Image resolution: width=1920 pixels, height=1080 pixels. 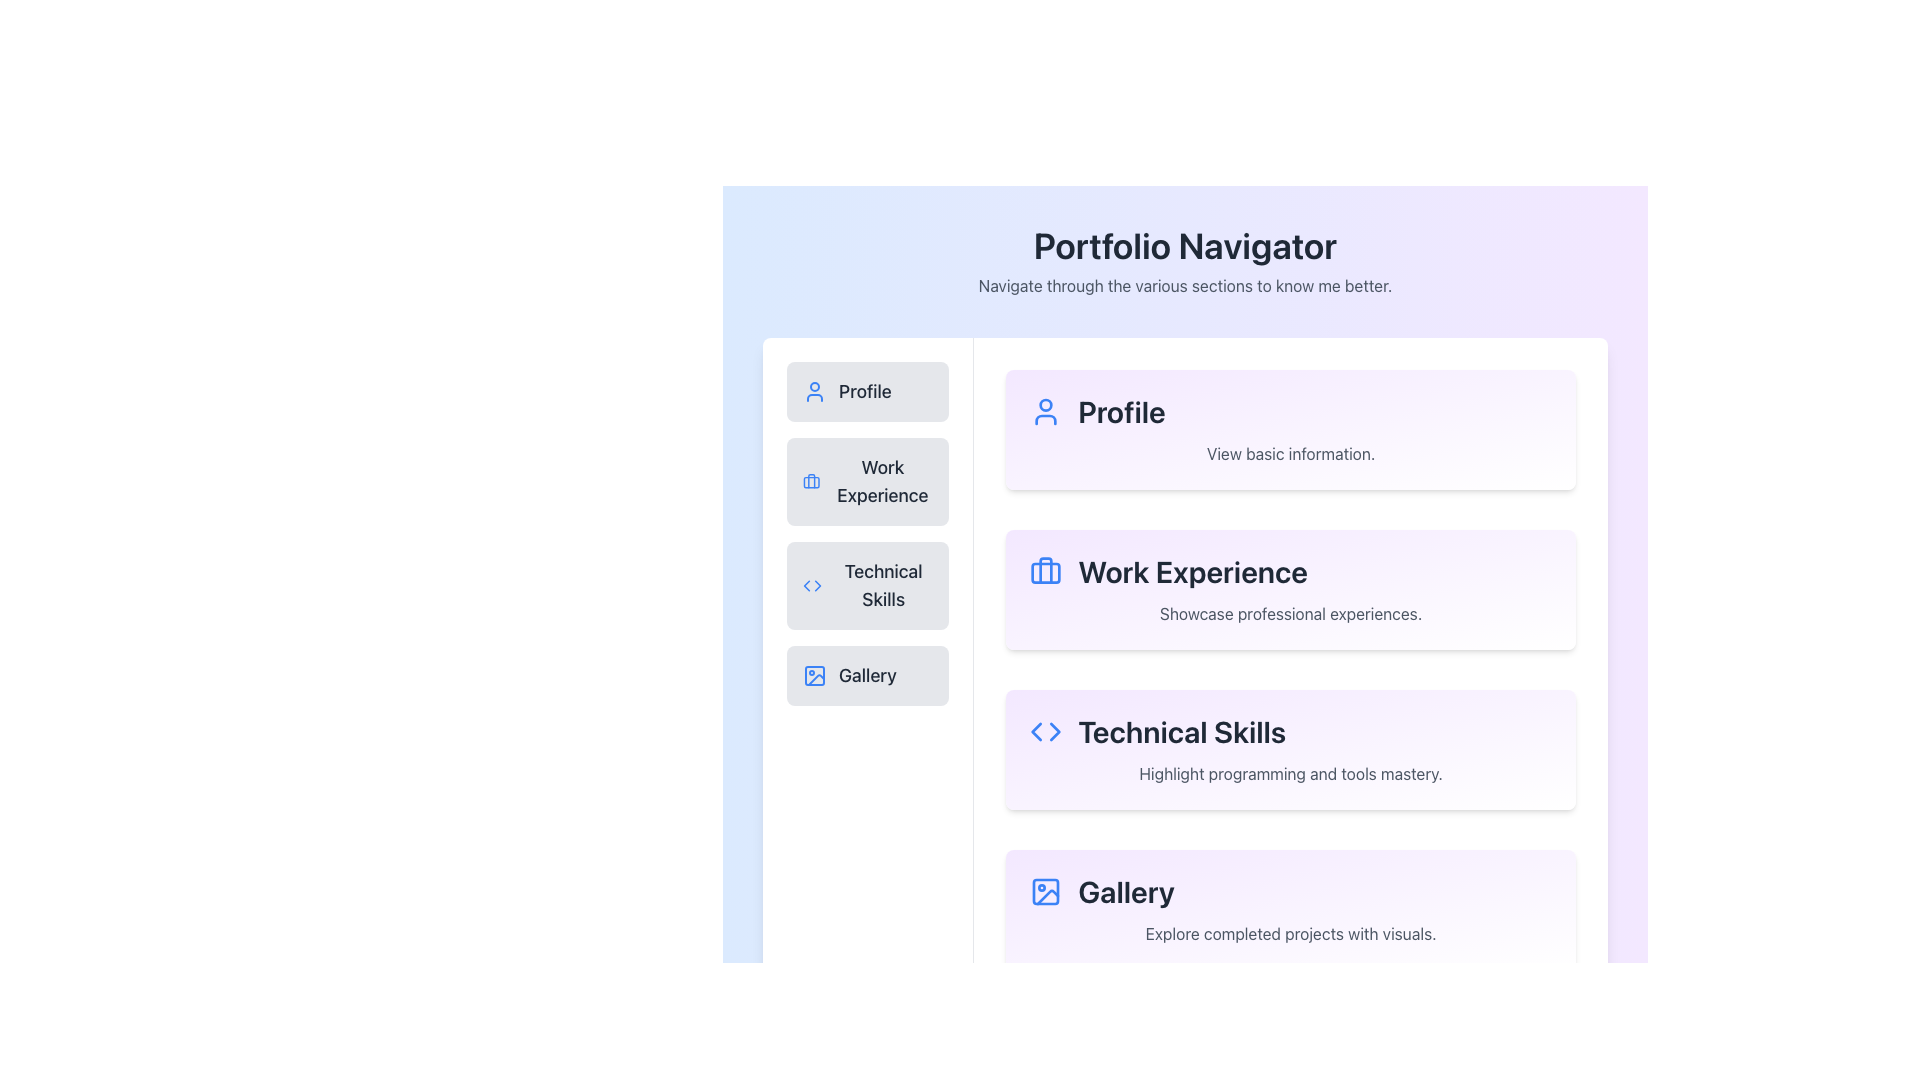 What do you see at coordinates (868, 585) in the screenshot?
I see `the 'Technical Skills' button, which is a rectangular button with rounded edges containing the text 'Technical Skills' and a blue icon resembling two angle brackets ('<>') on its left side, located in the left sidebar beneath the 'Work Experience' button` at bounding box center [868, 585].